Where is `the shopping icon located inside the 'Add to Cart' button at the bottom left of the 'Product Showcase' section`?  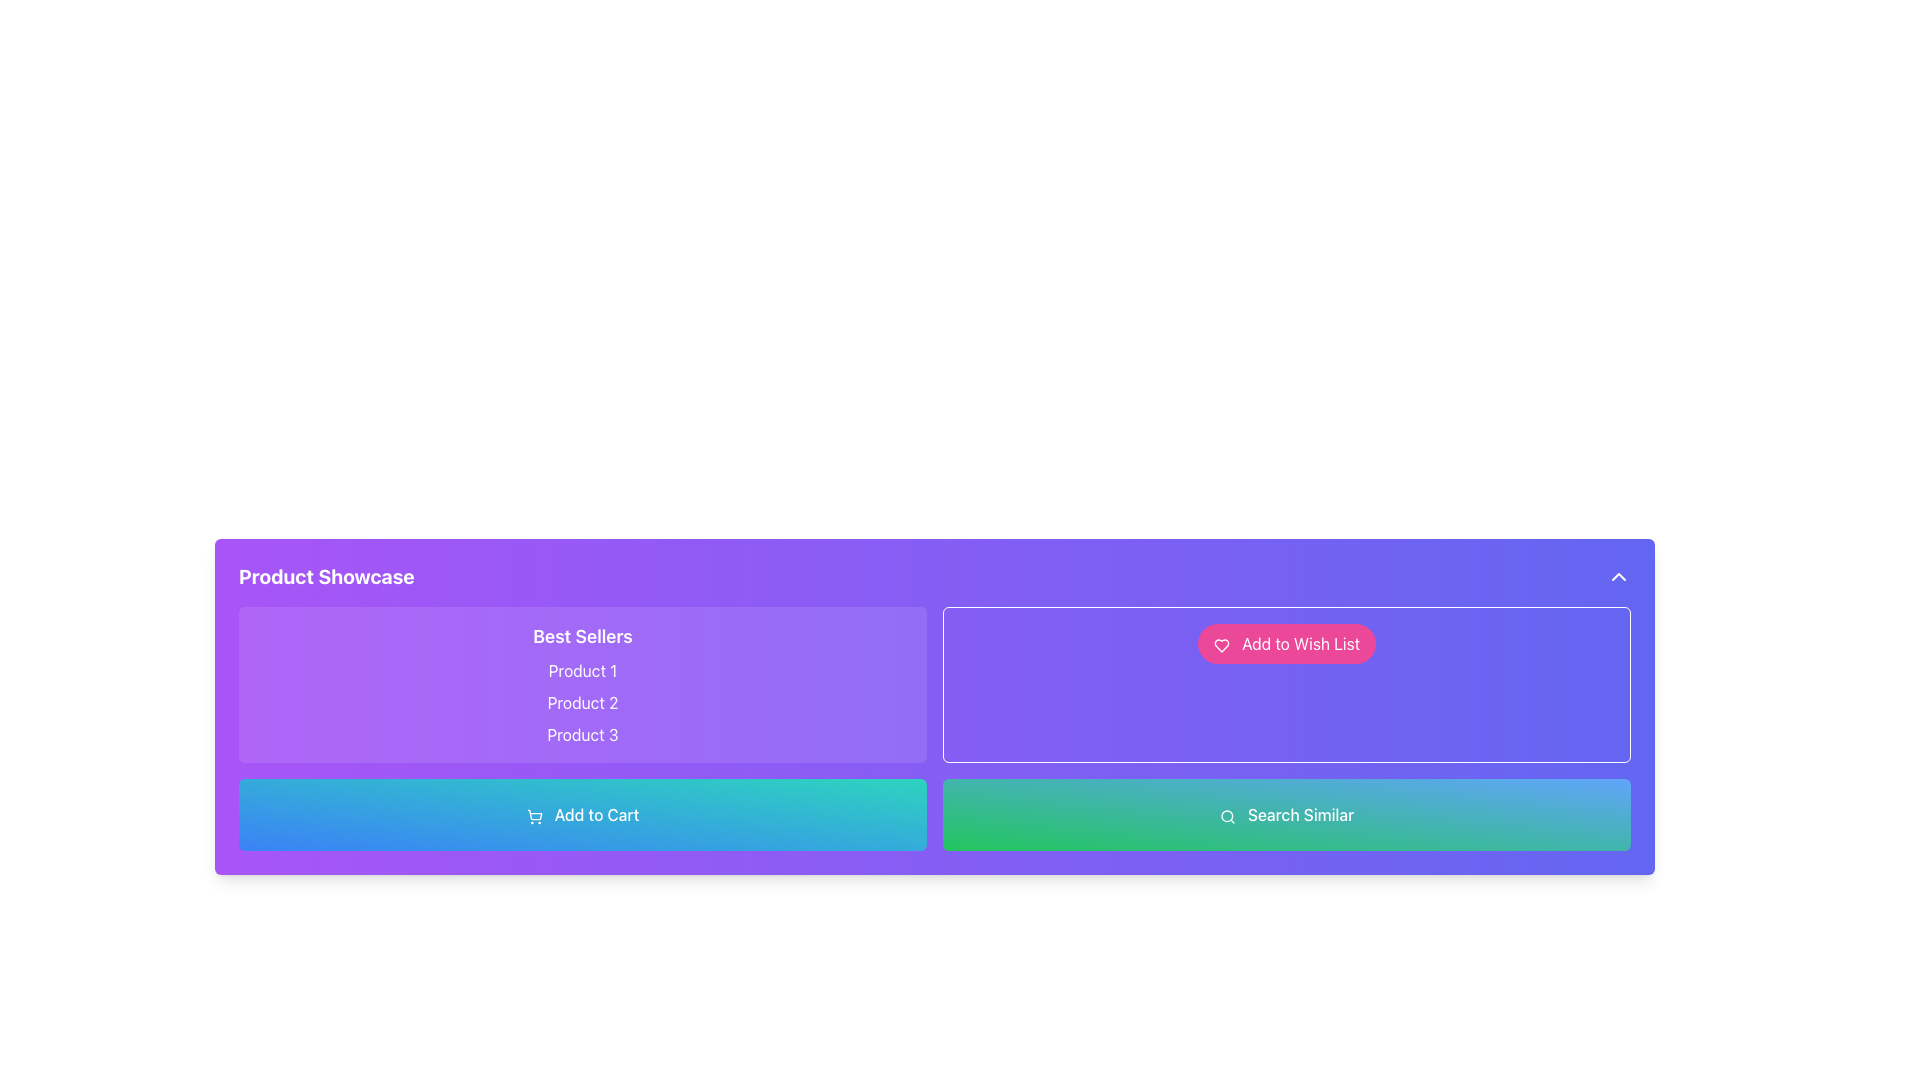 the shopping icon located inside the 'Add to Cart' button at the bottom left of the 'Product Showcase' section is located at coordinates (534, 814).